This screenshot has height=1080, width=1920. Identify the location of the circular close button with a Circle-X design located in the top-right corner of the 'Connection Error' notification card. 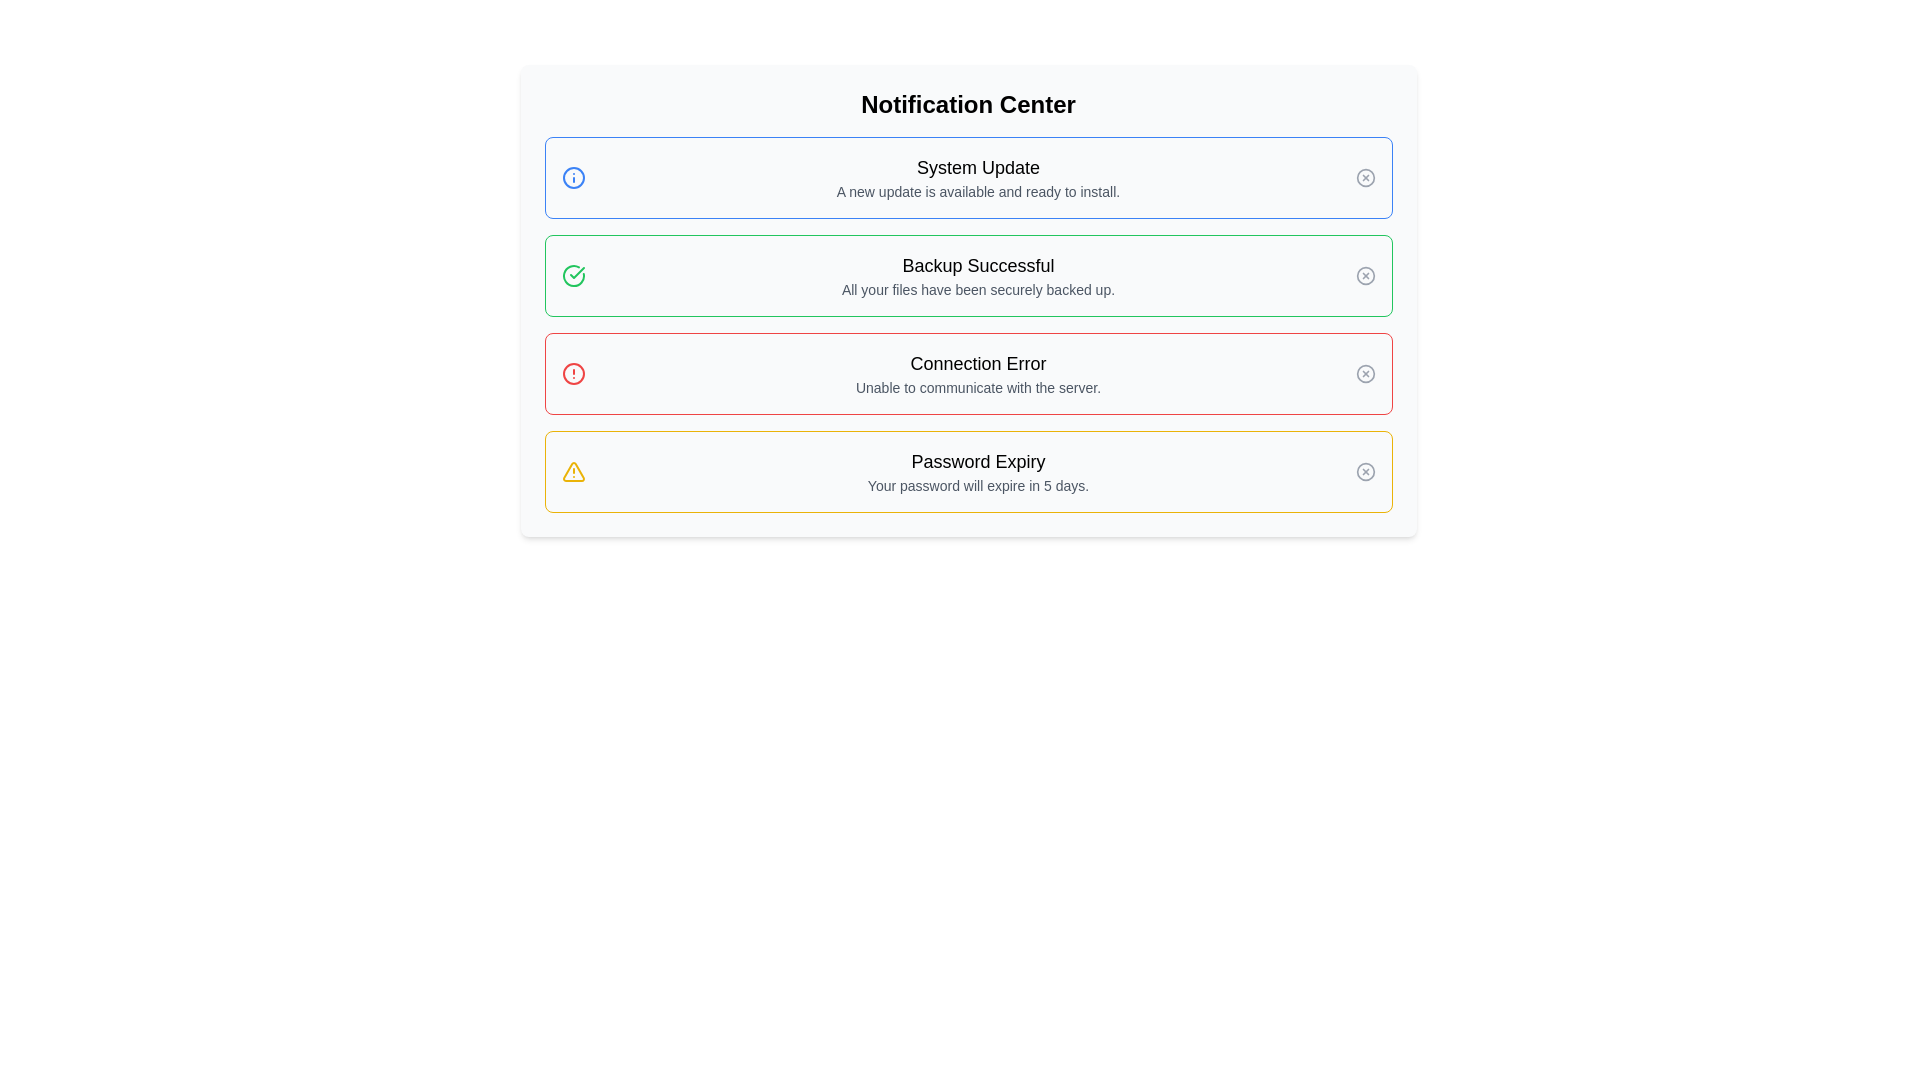
(1364, 374).